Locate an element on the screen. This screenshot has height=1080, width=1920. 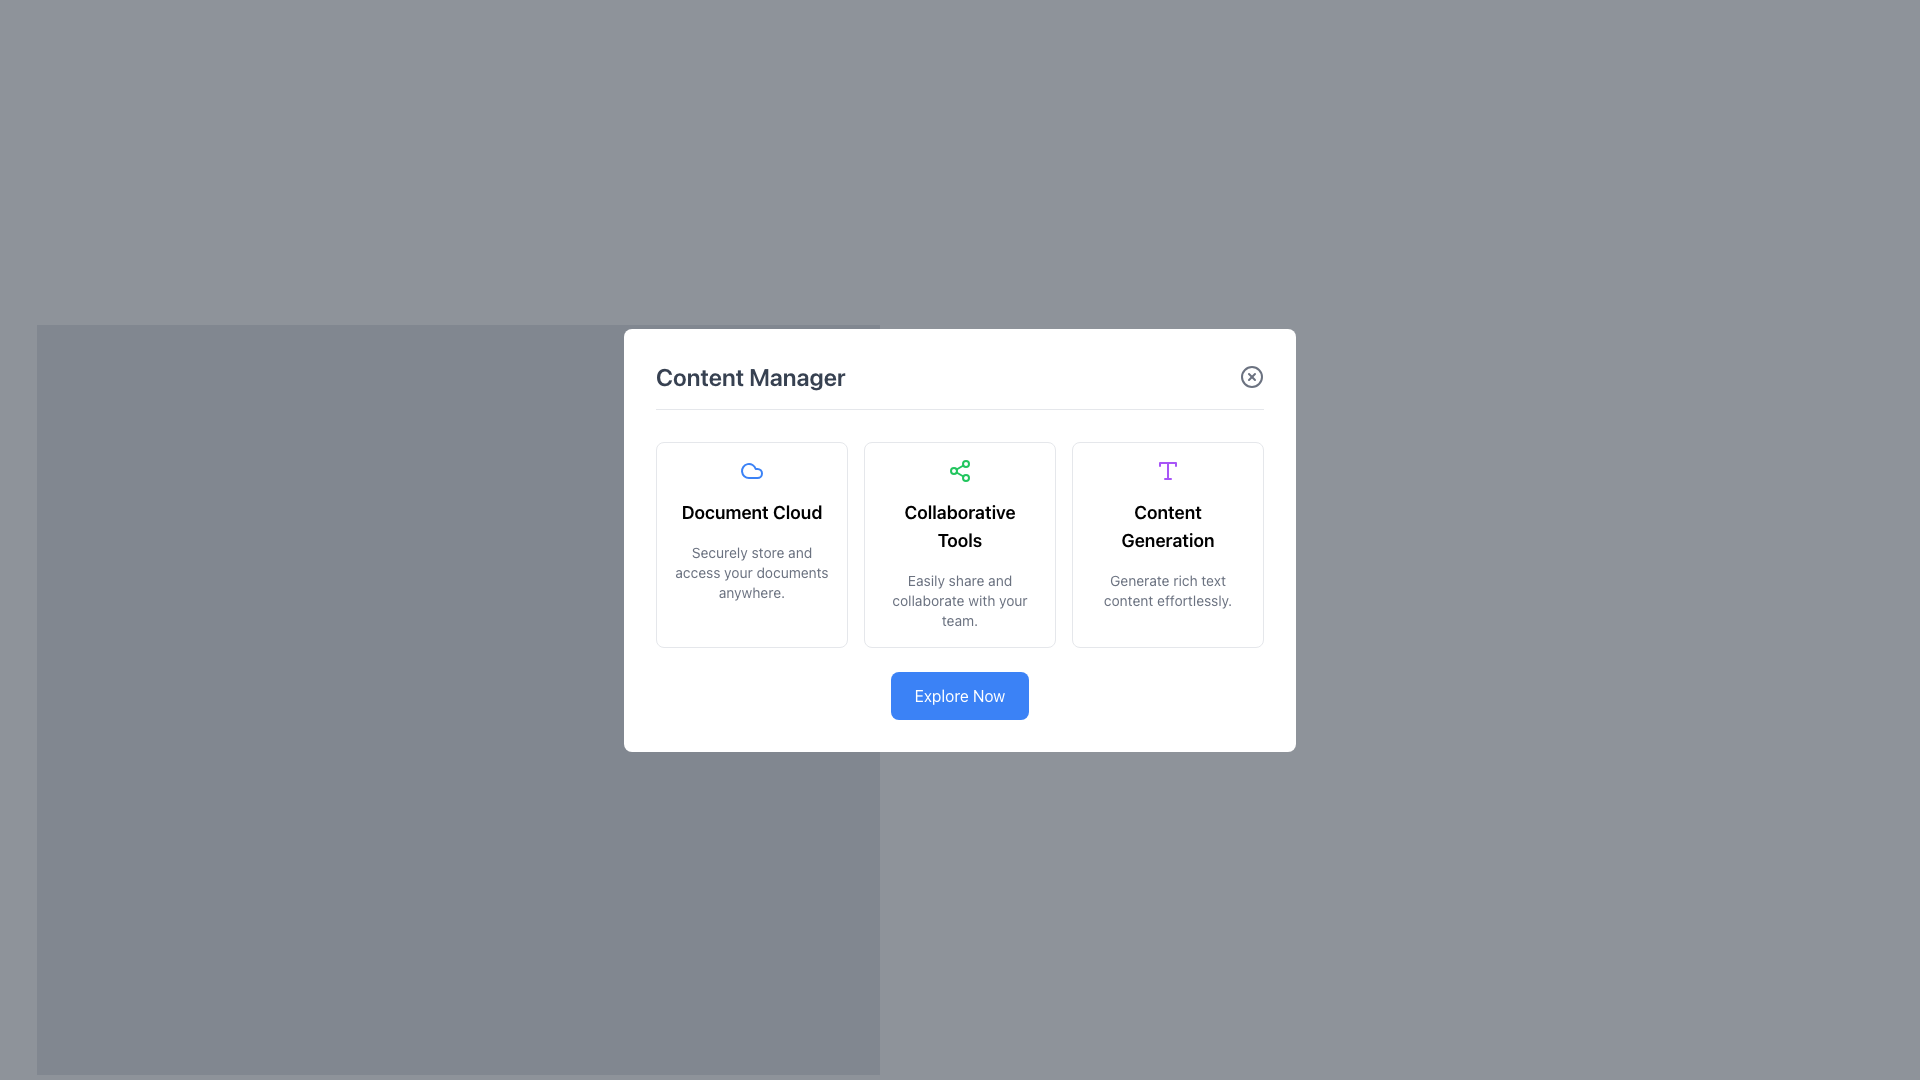
the central Informational Card that provides details about the 'Collaborative Tools' feature, positioned between the 'Document Cloud' and 'Content Generation' cards in a three-column grid layout is located at coordinates (960, 544).